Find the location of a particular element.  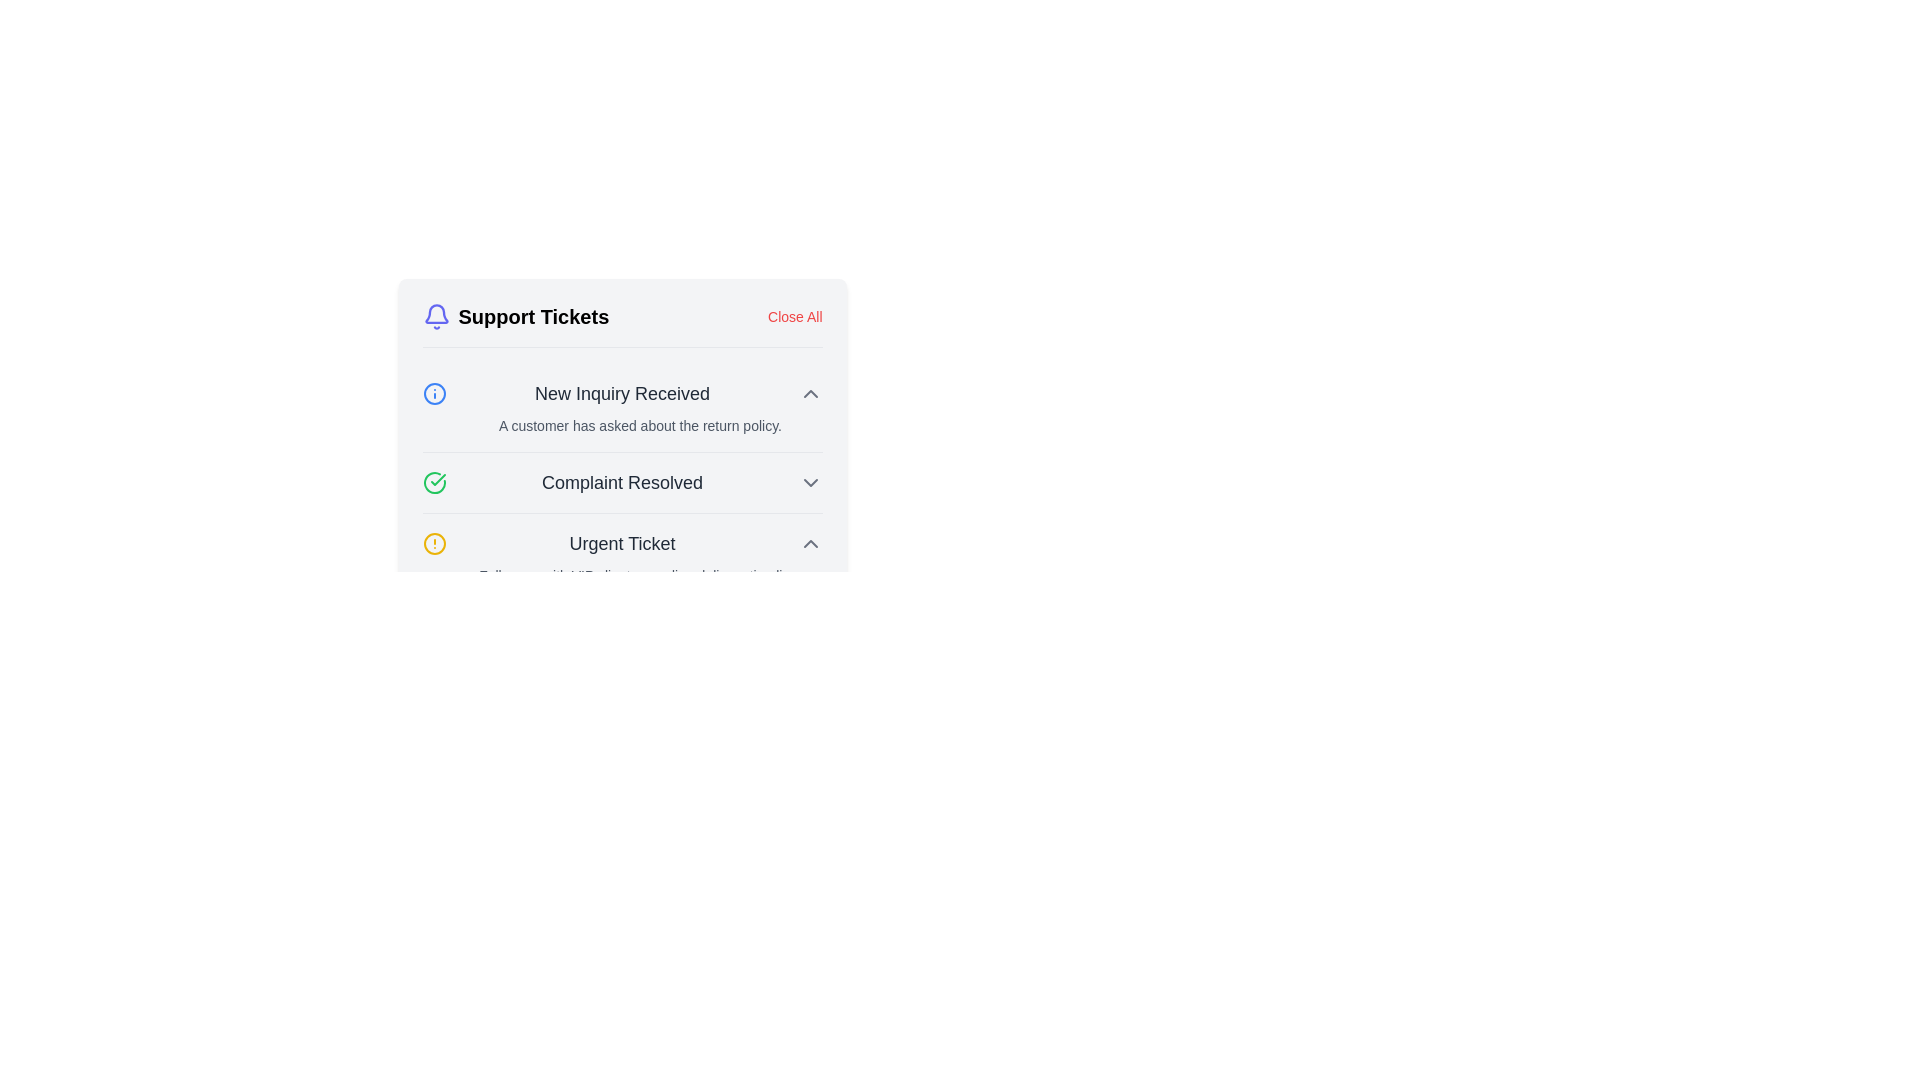

the 'Complaint Resolved' notification item in the list is located at coordinates (621, 482).